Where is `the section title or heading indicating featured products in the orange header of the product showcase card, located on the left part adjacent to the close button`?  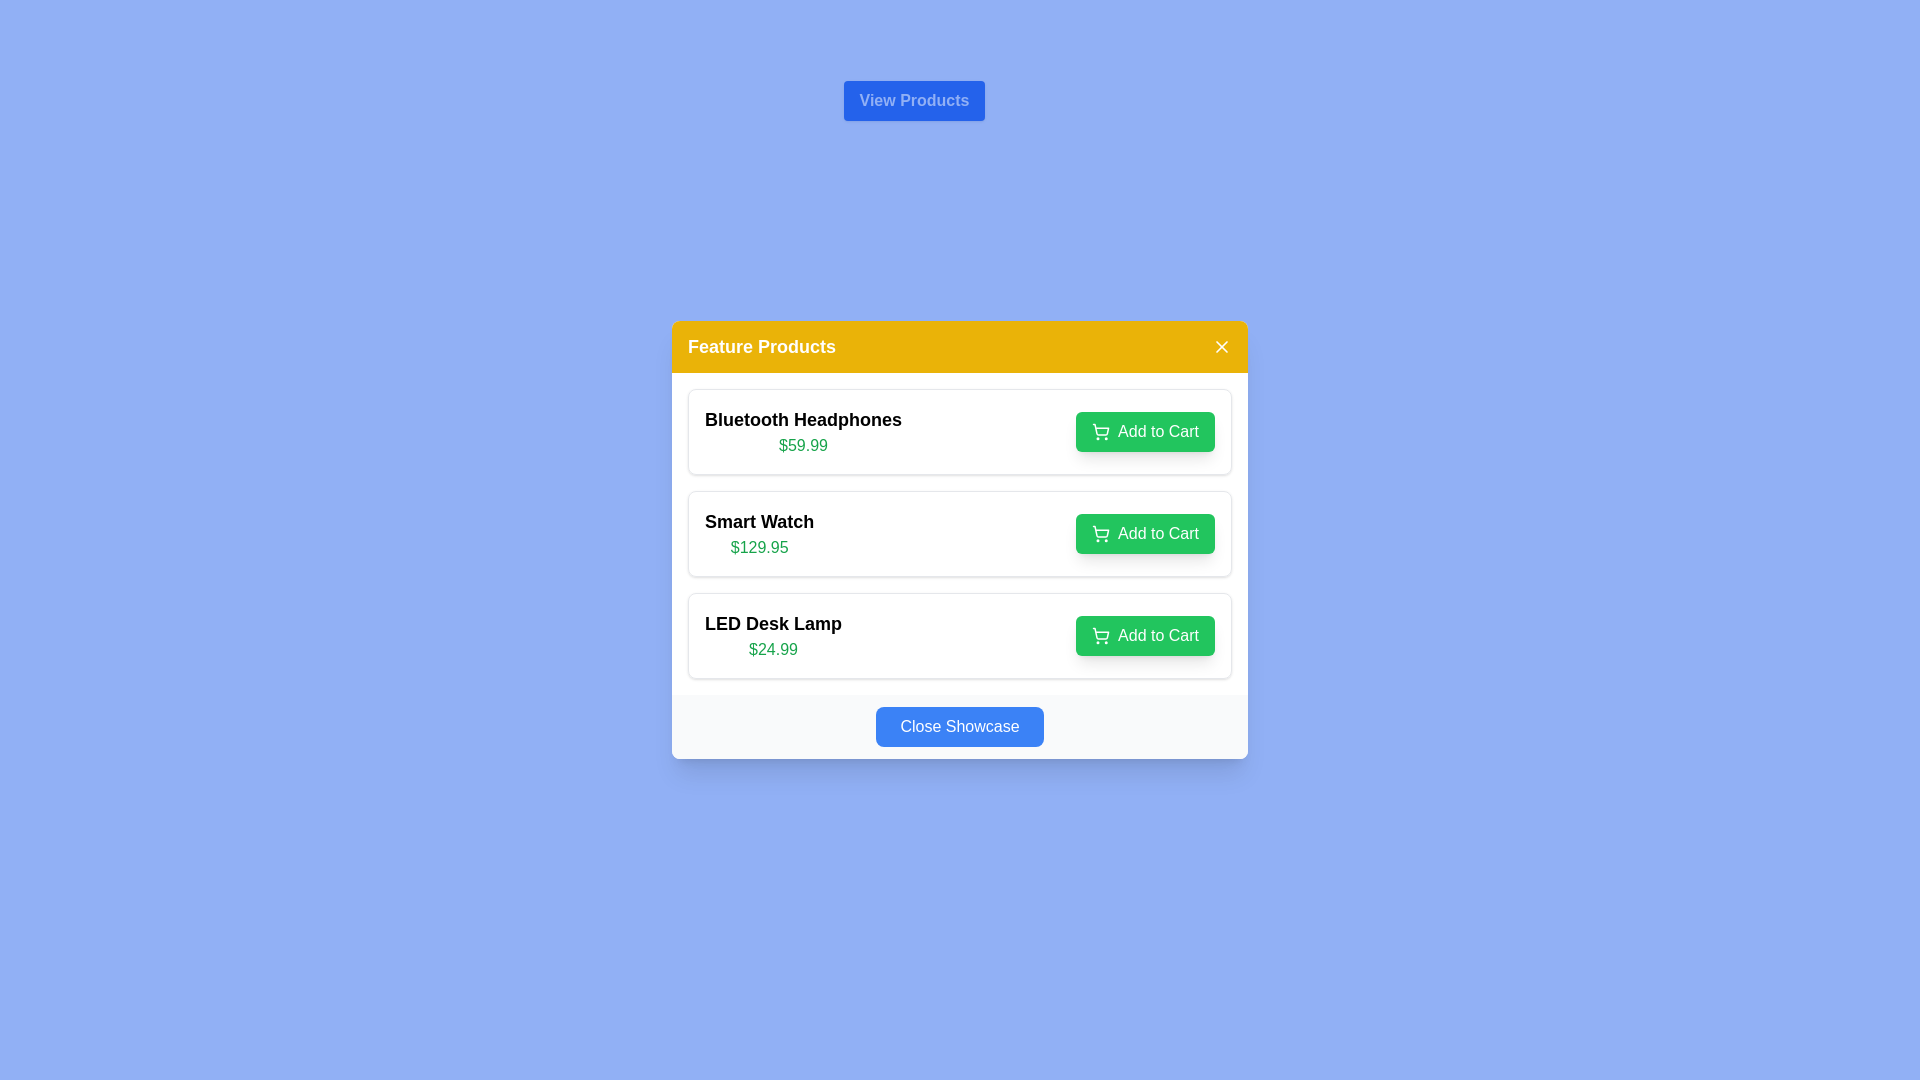
the section title or heading indicating featured products in the orange header of the product showcase card, located on the left part adjacent to the close button is located at coordinates (761, 346).